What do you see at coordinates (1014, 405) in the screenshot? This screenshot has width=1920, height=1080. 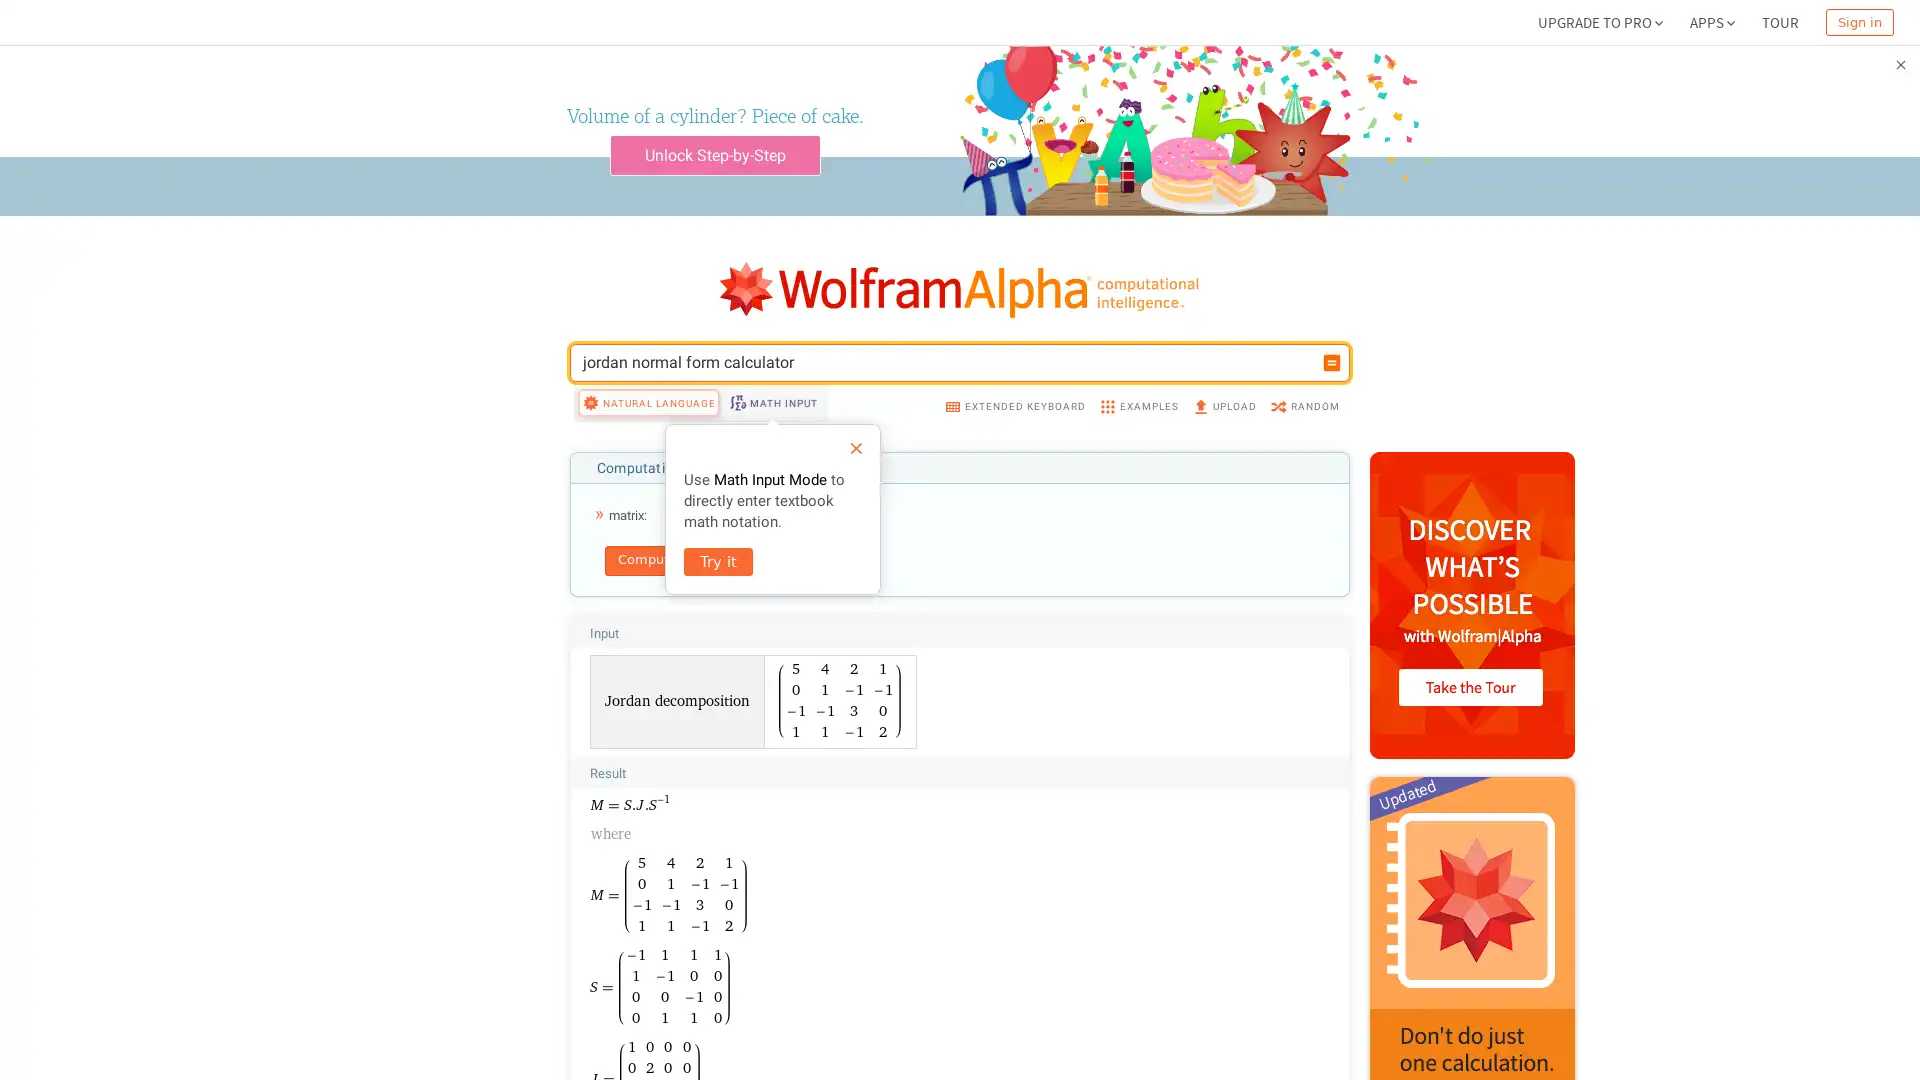 I see `EXTENDED KEYBOARD` at bounding box center [1014, 405].